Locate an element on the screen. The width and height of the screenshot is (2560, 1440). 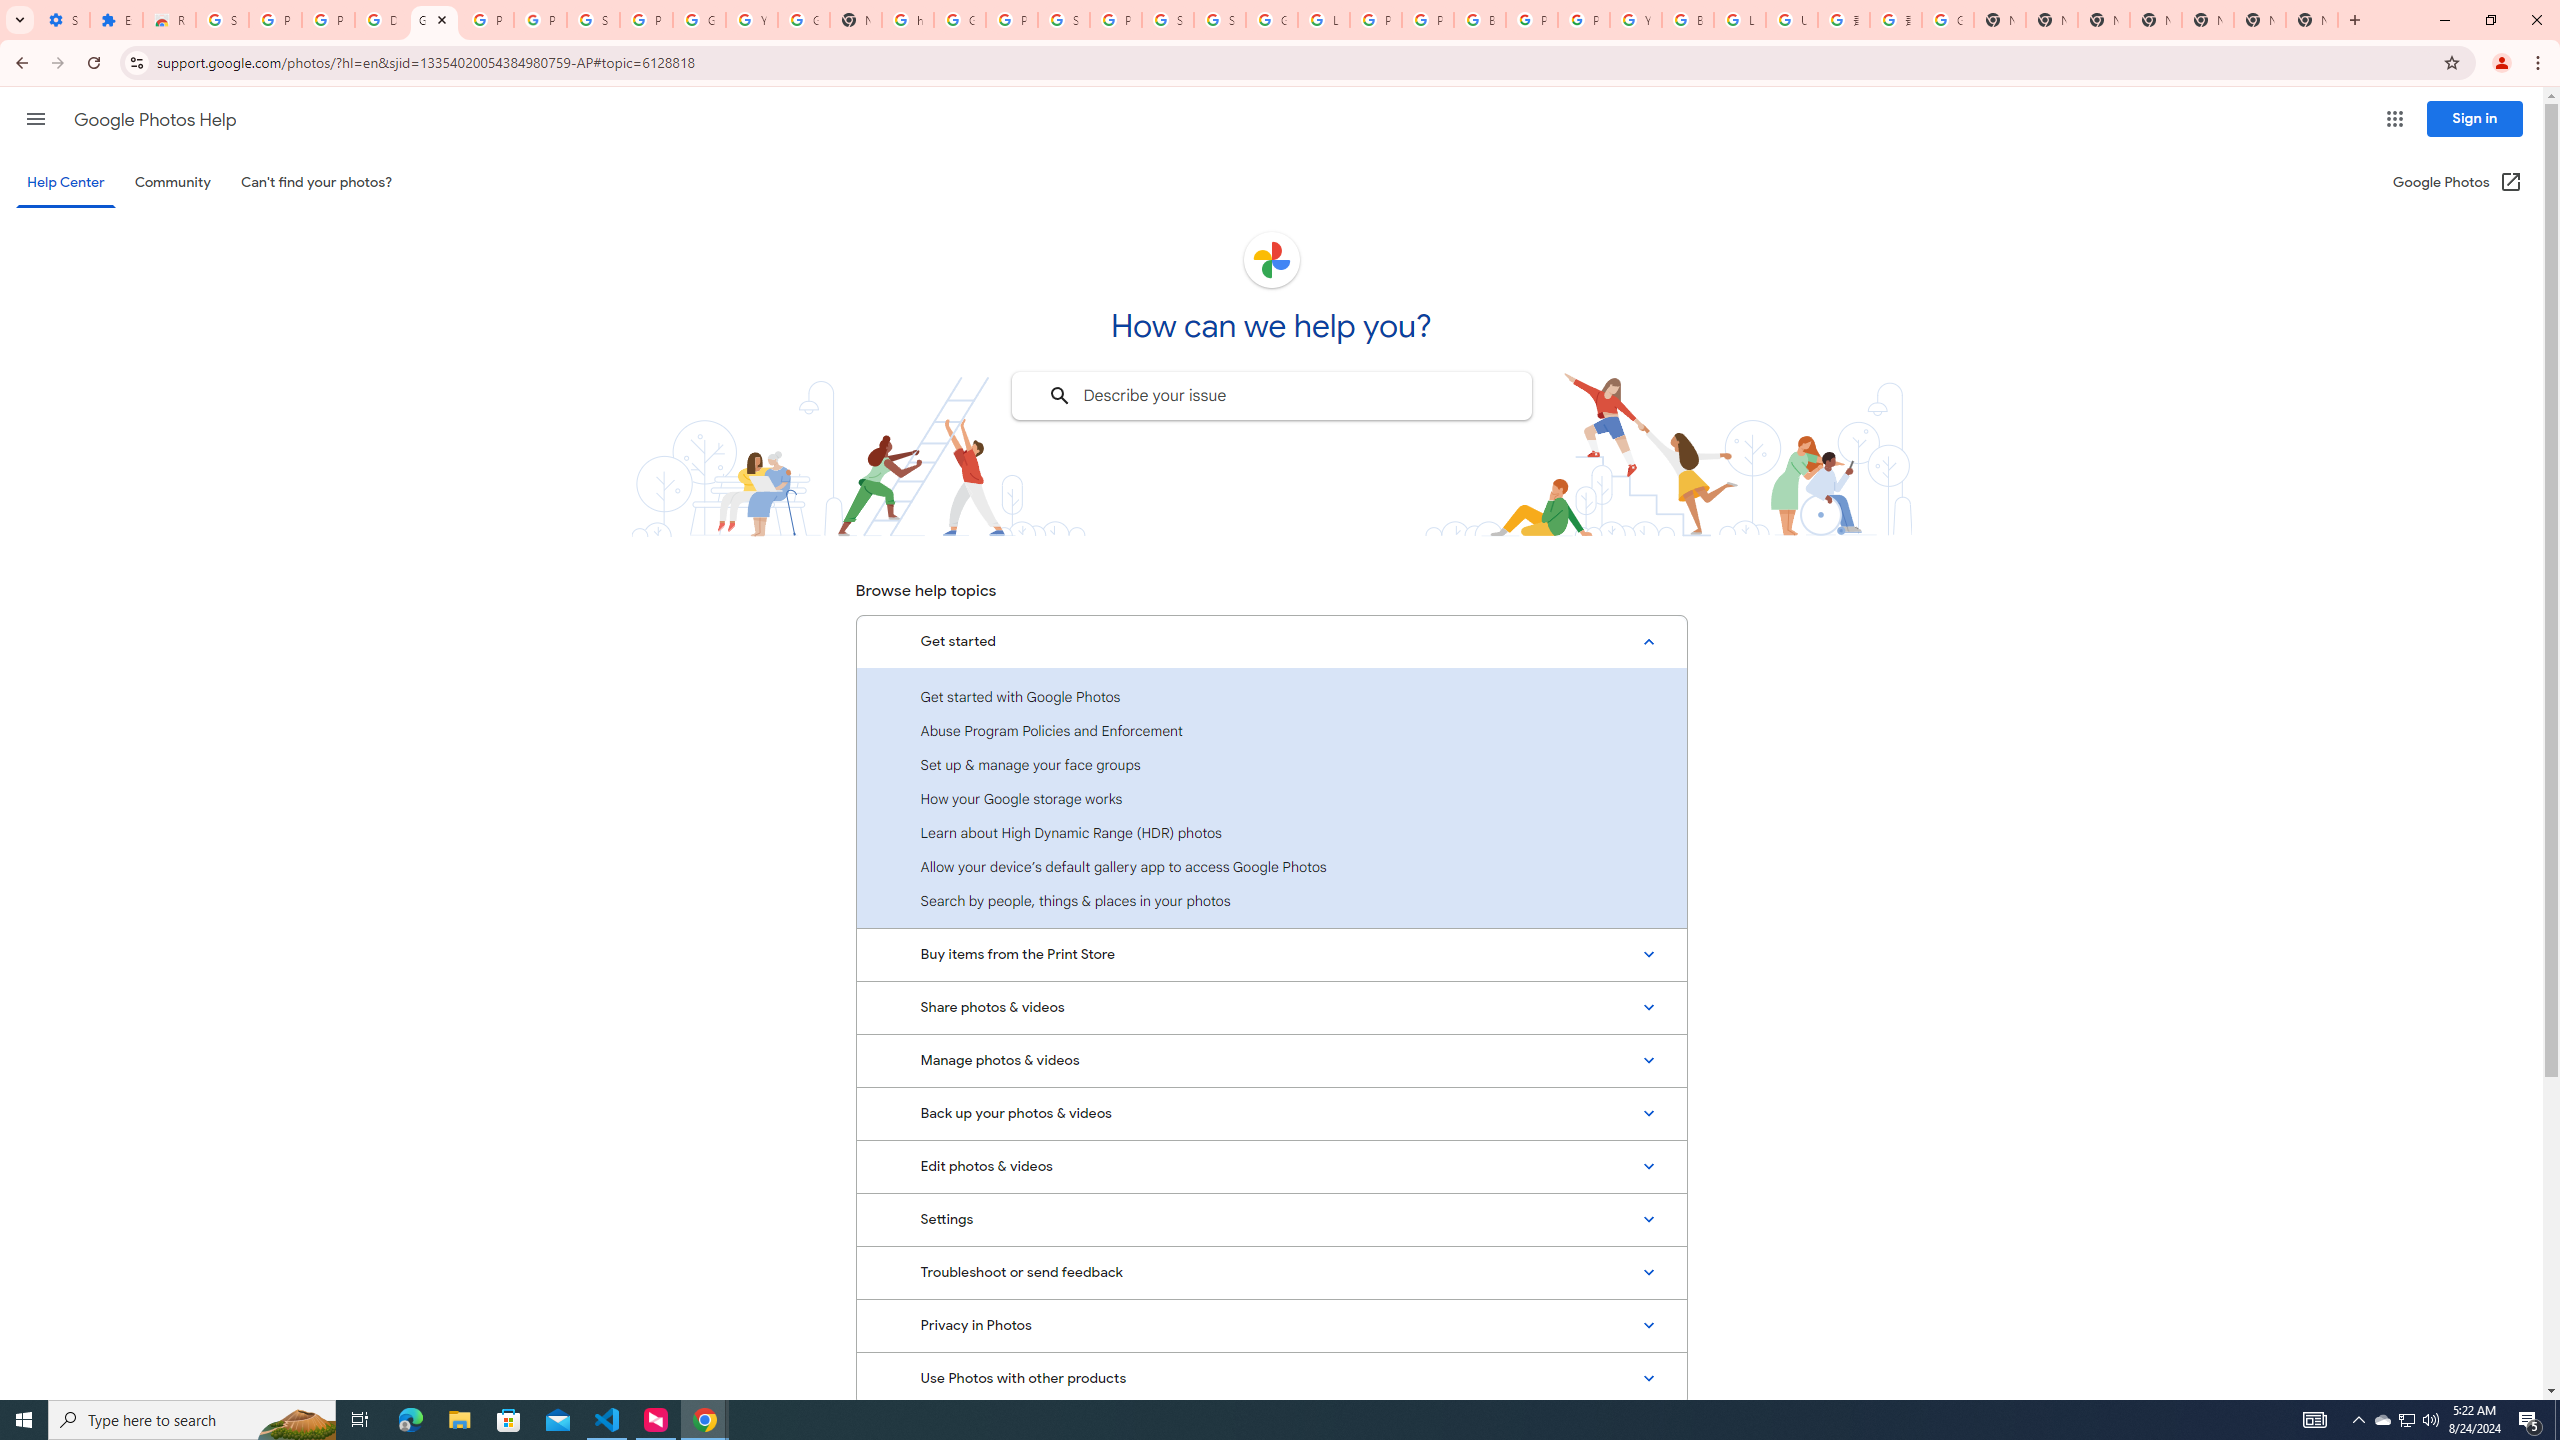
'Sign in - Google Accounts' is located at coordinates (1063, 19).